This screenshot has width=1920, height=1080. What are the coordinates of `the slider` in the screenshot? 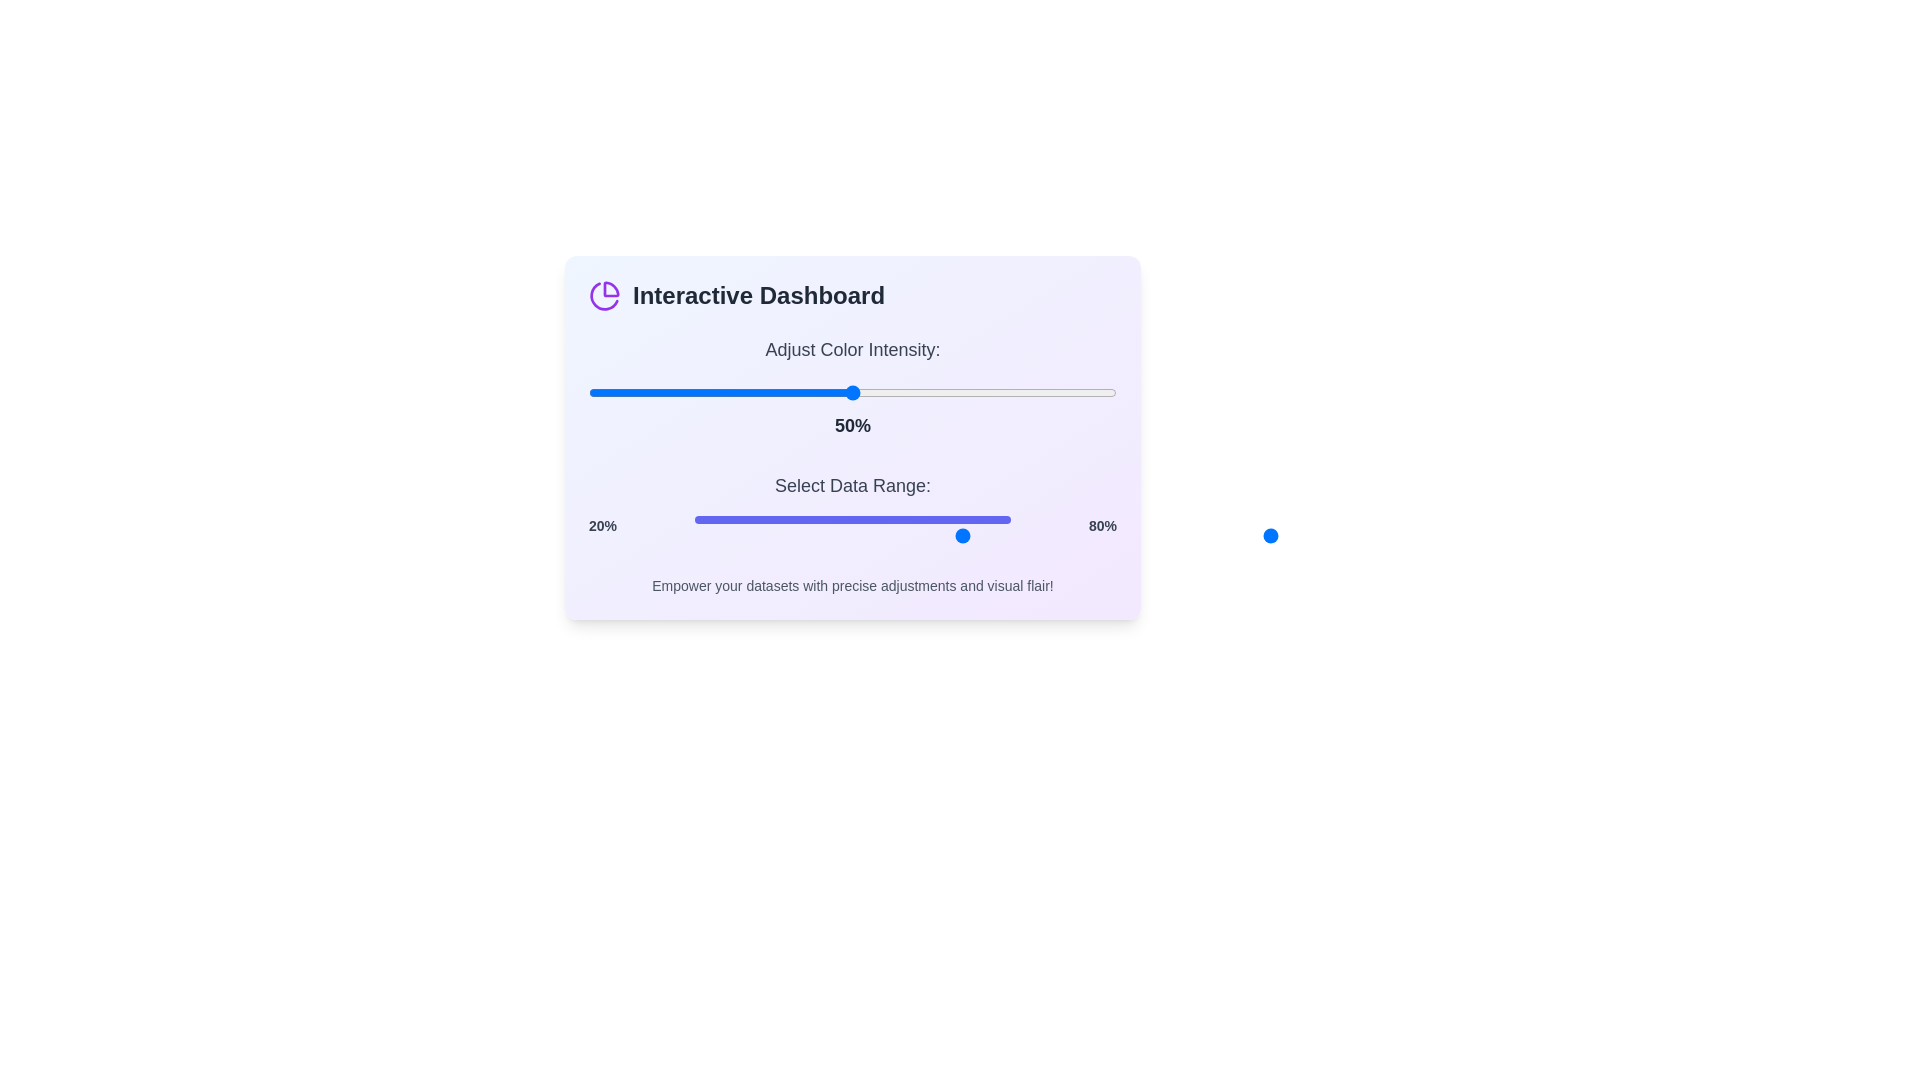 It's located at (952, 535).